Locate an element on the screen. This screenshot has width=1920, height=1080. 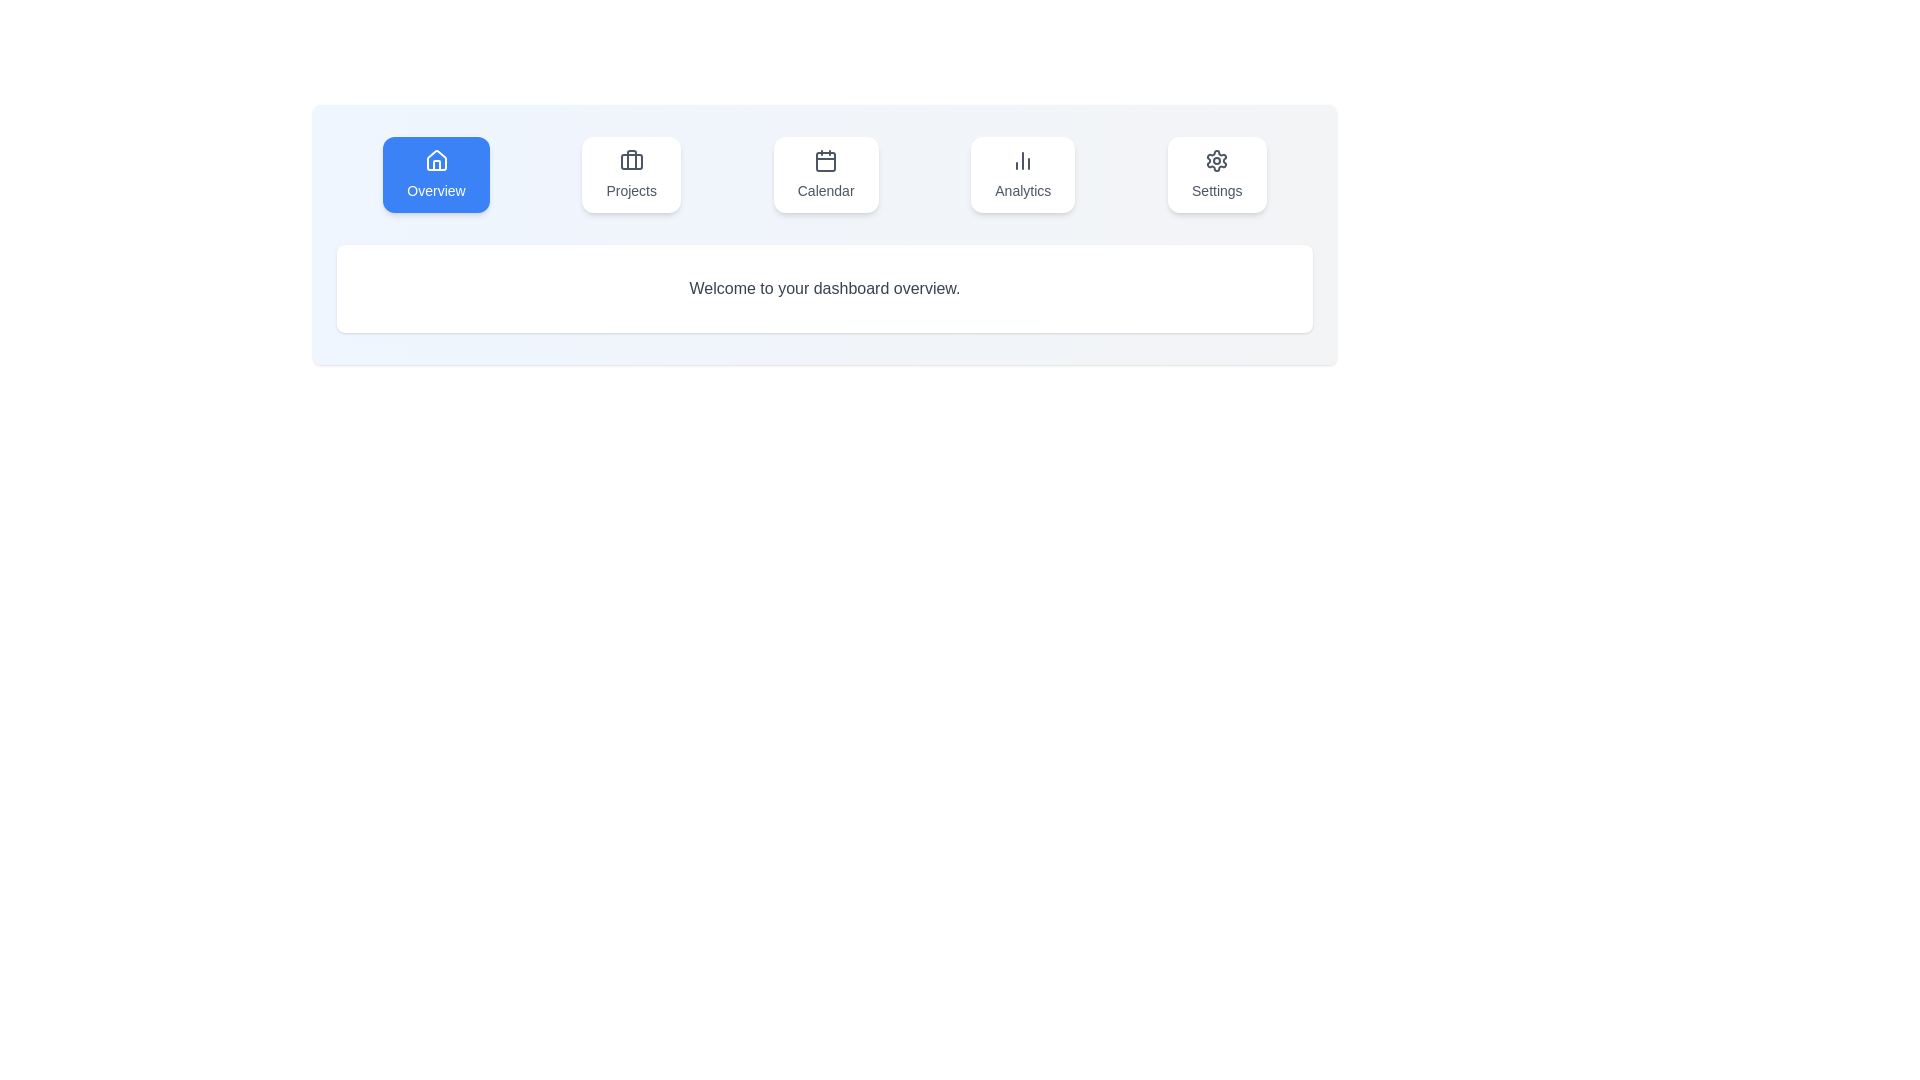
the calendar icon, which is a minimalistic gray icon with two vertical lines at the top, located within the 'Calendar' button positioned between 'Projects' and 'Analytics' is located at coordinates (826, 160).